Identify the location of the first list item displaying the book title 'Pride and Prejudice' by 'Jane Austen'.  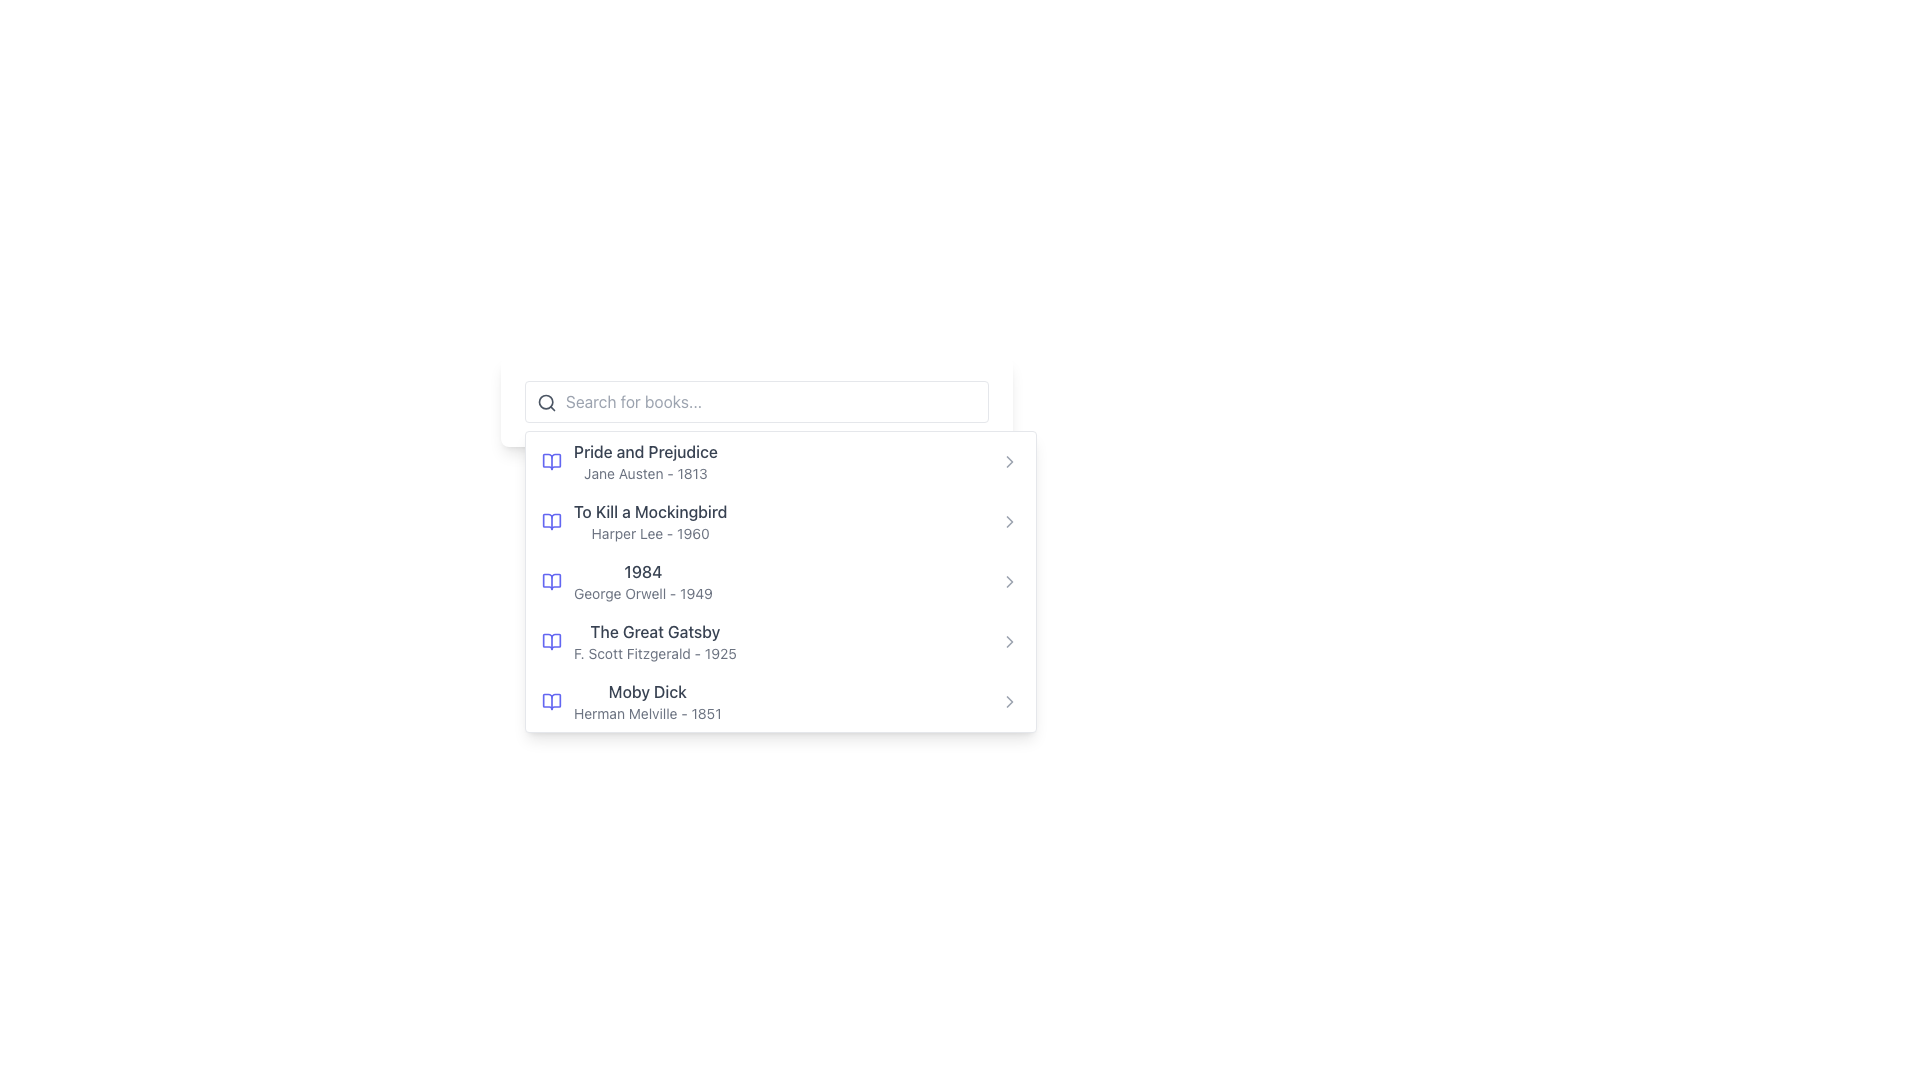
(780, 462).